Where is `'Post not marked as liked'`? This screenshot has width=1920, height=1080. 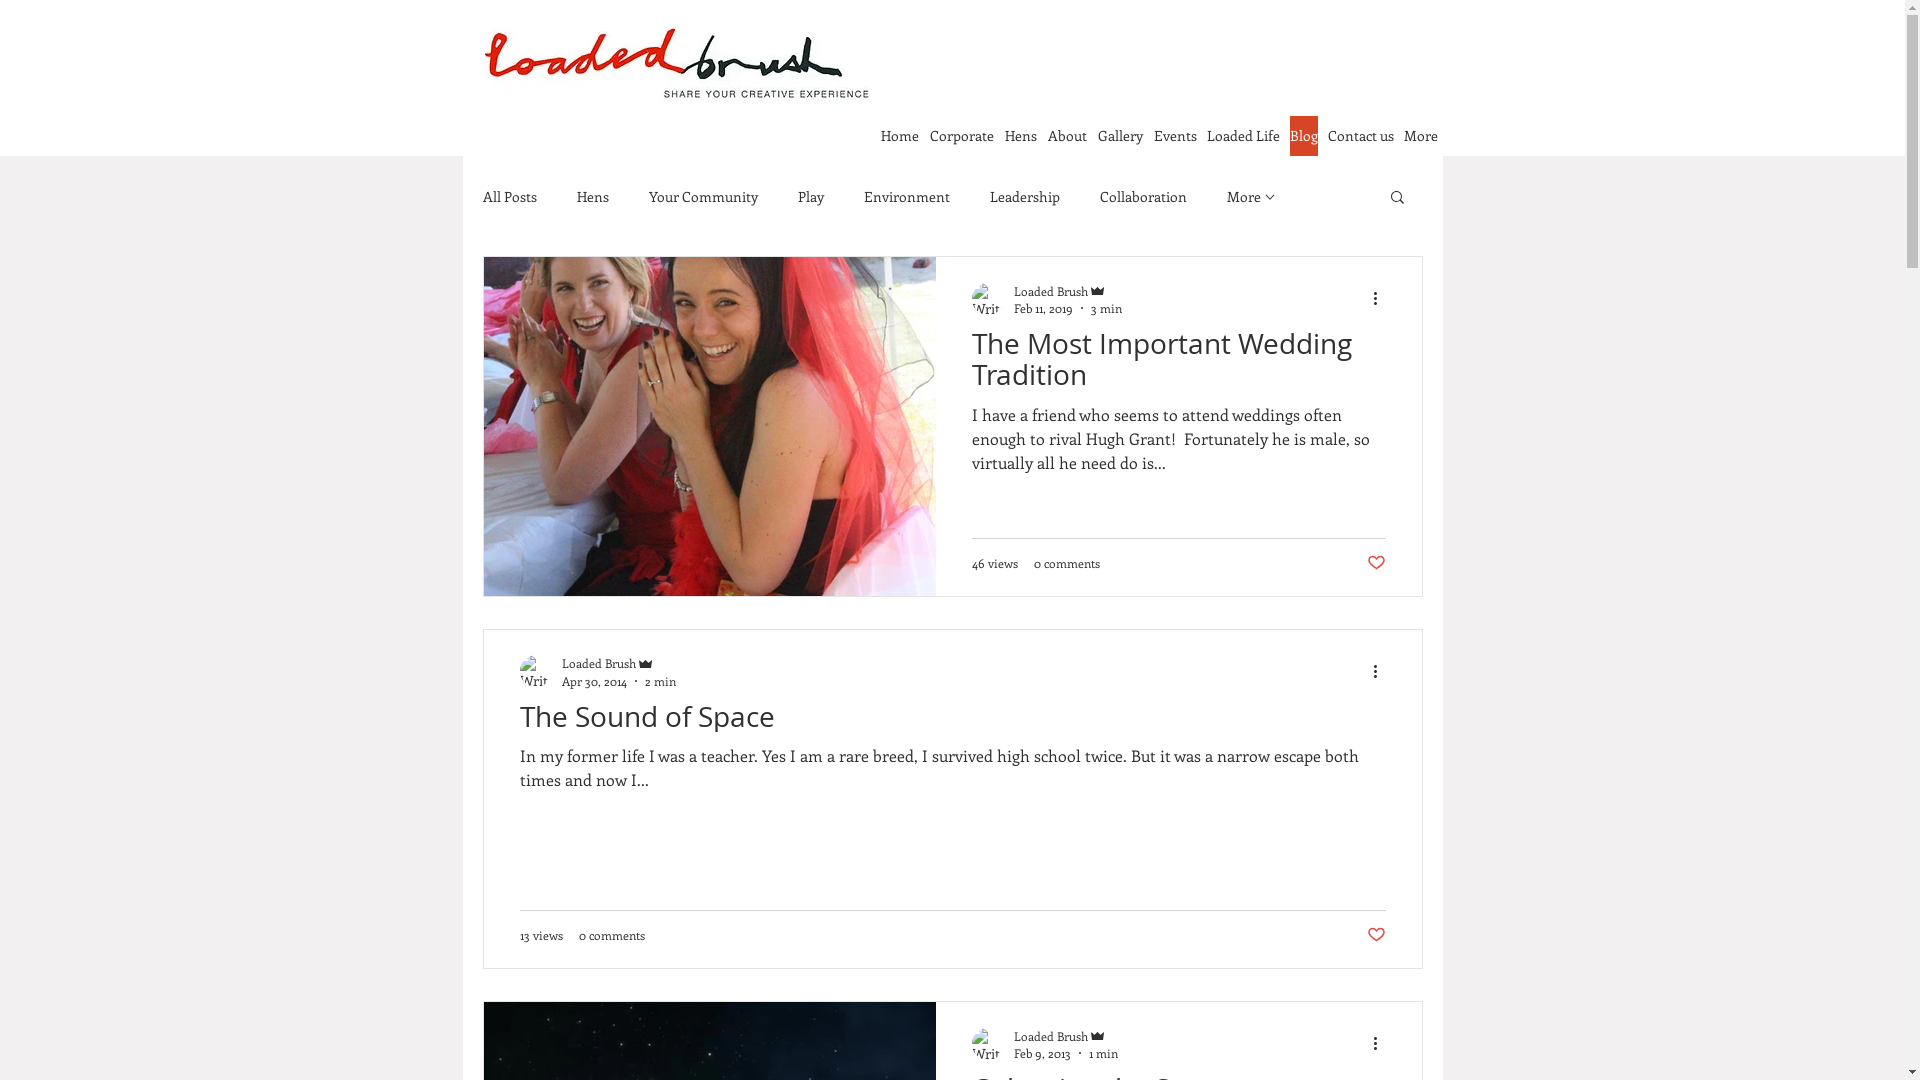 'Post not marked as liked' is located at coordinates (1374, 934).